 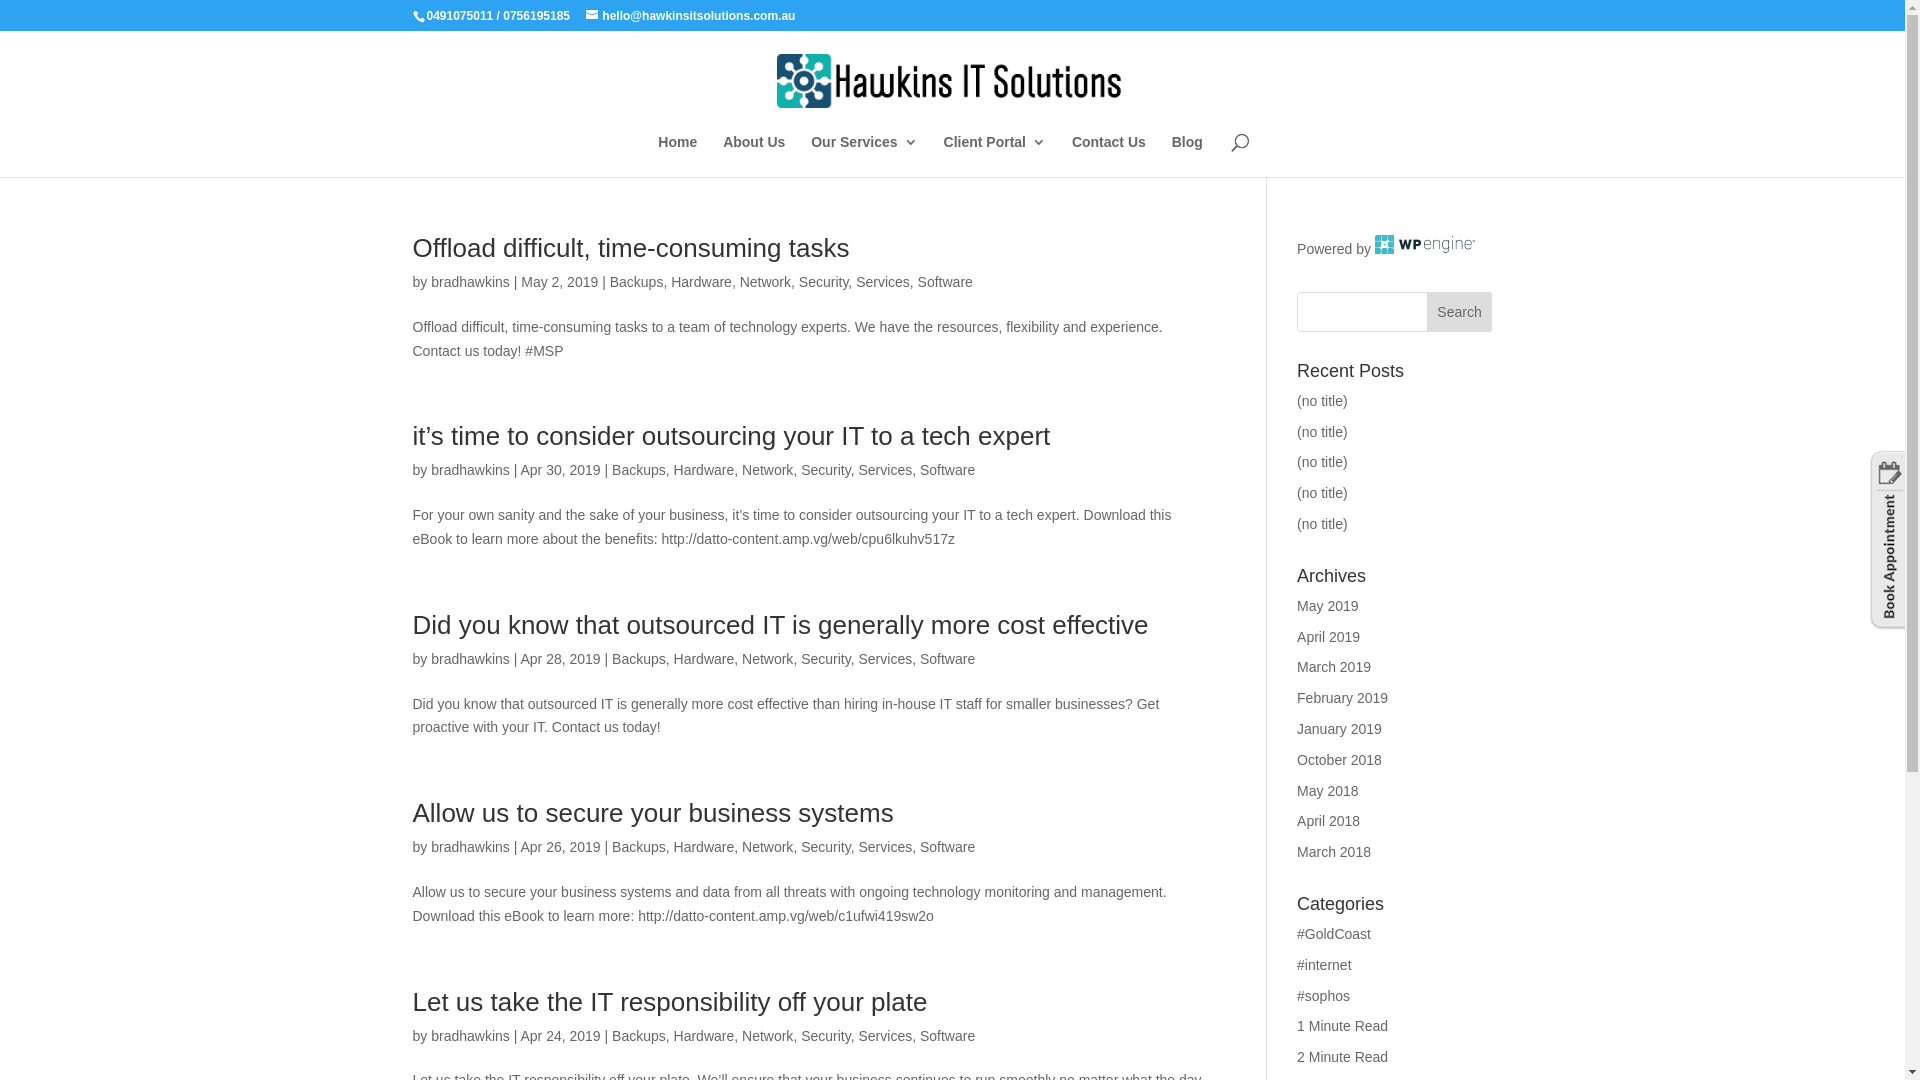 I want to click on 'Contact Us', so click(x=1070, y=154).